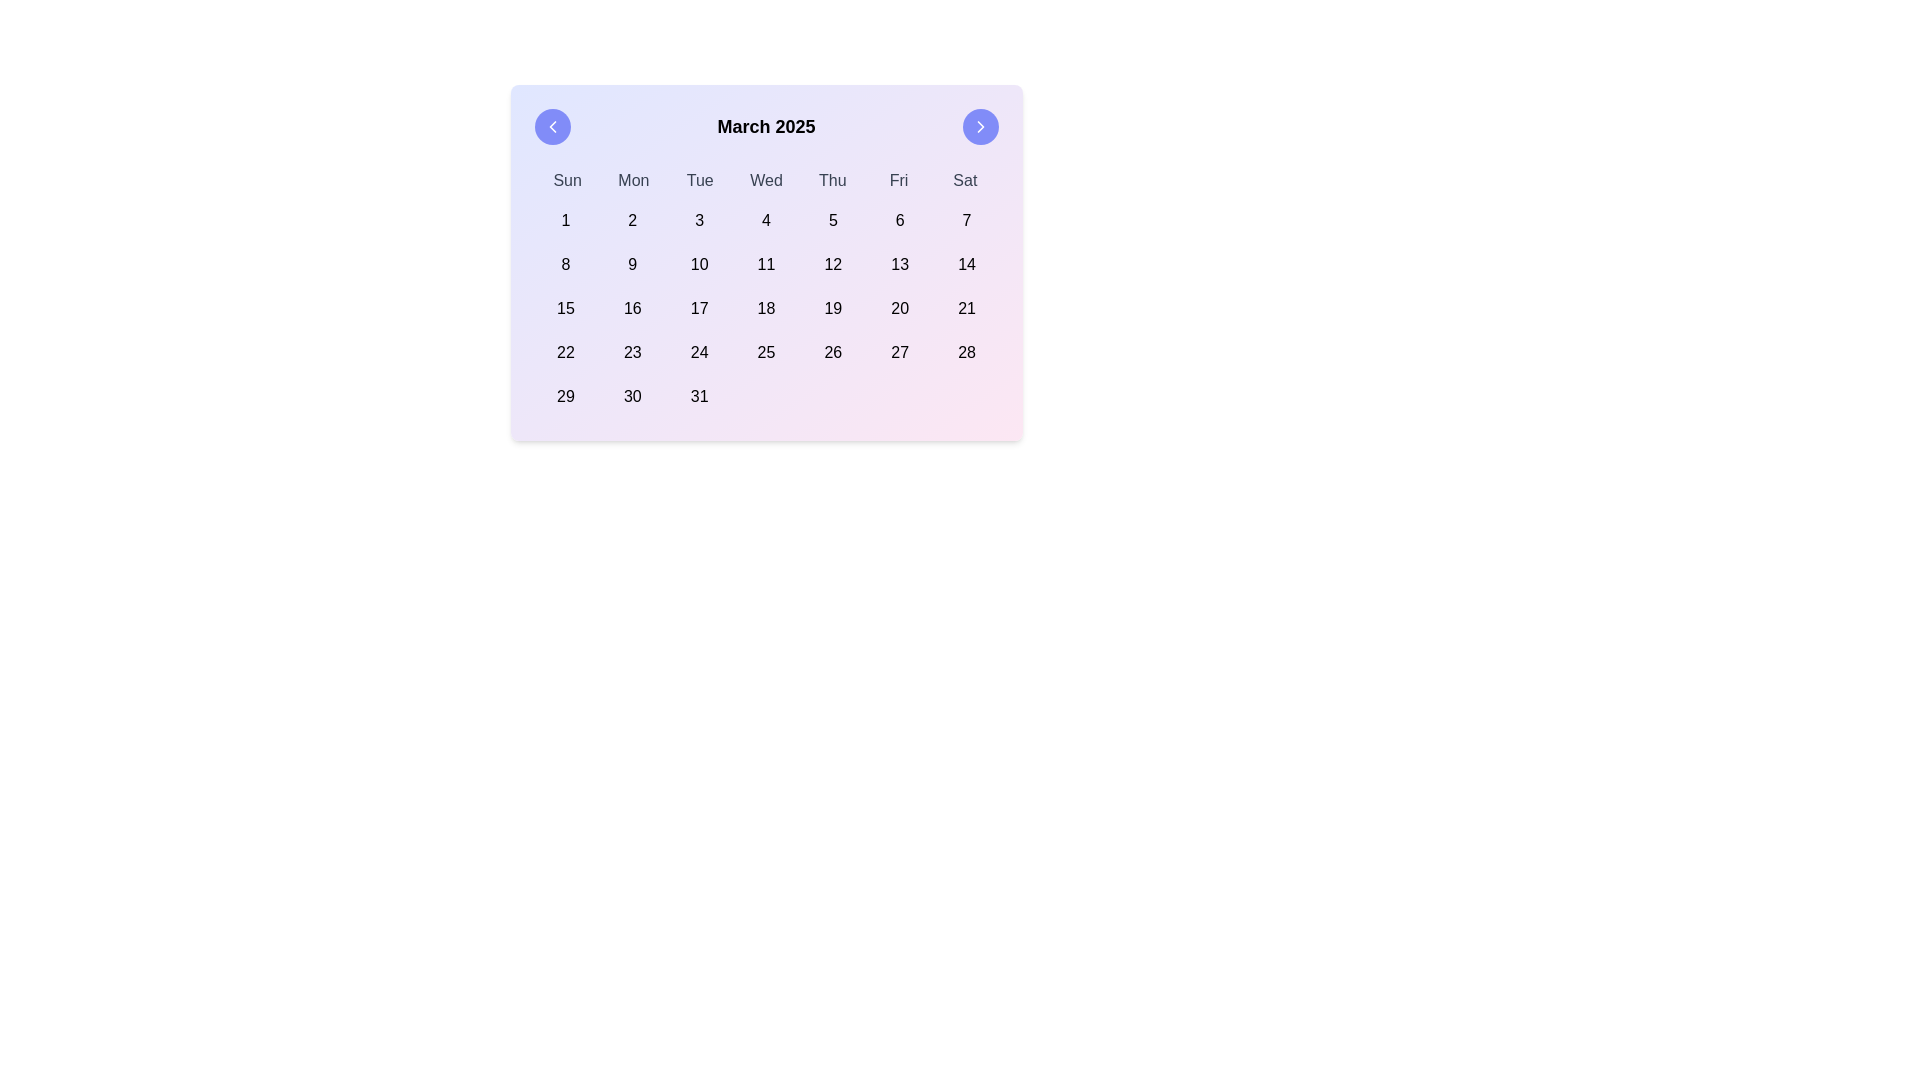 Image resolution: width=1920 pixels, height=1080 pixels. What do you see at coordinates (967, 308) in the screenshot?
I see `the button representing the date '21' in the calendar interface` at bounding box center [967, 308].